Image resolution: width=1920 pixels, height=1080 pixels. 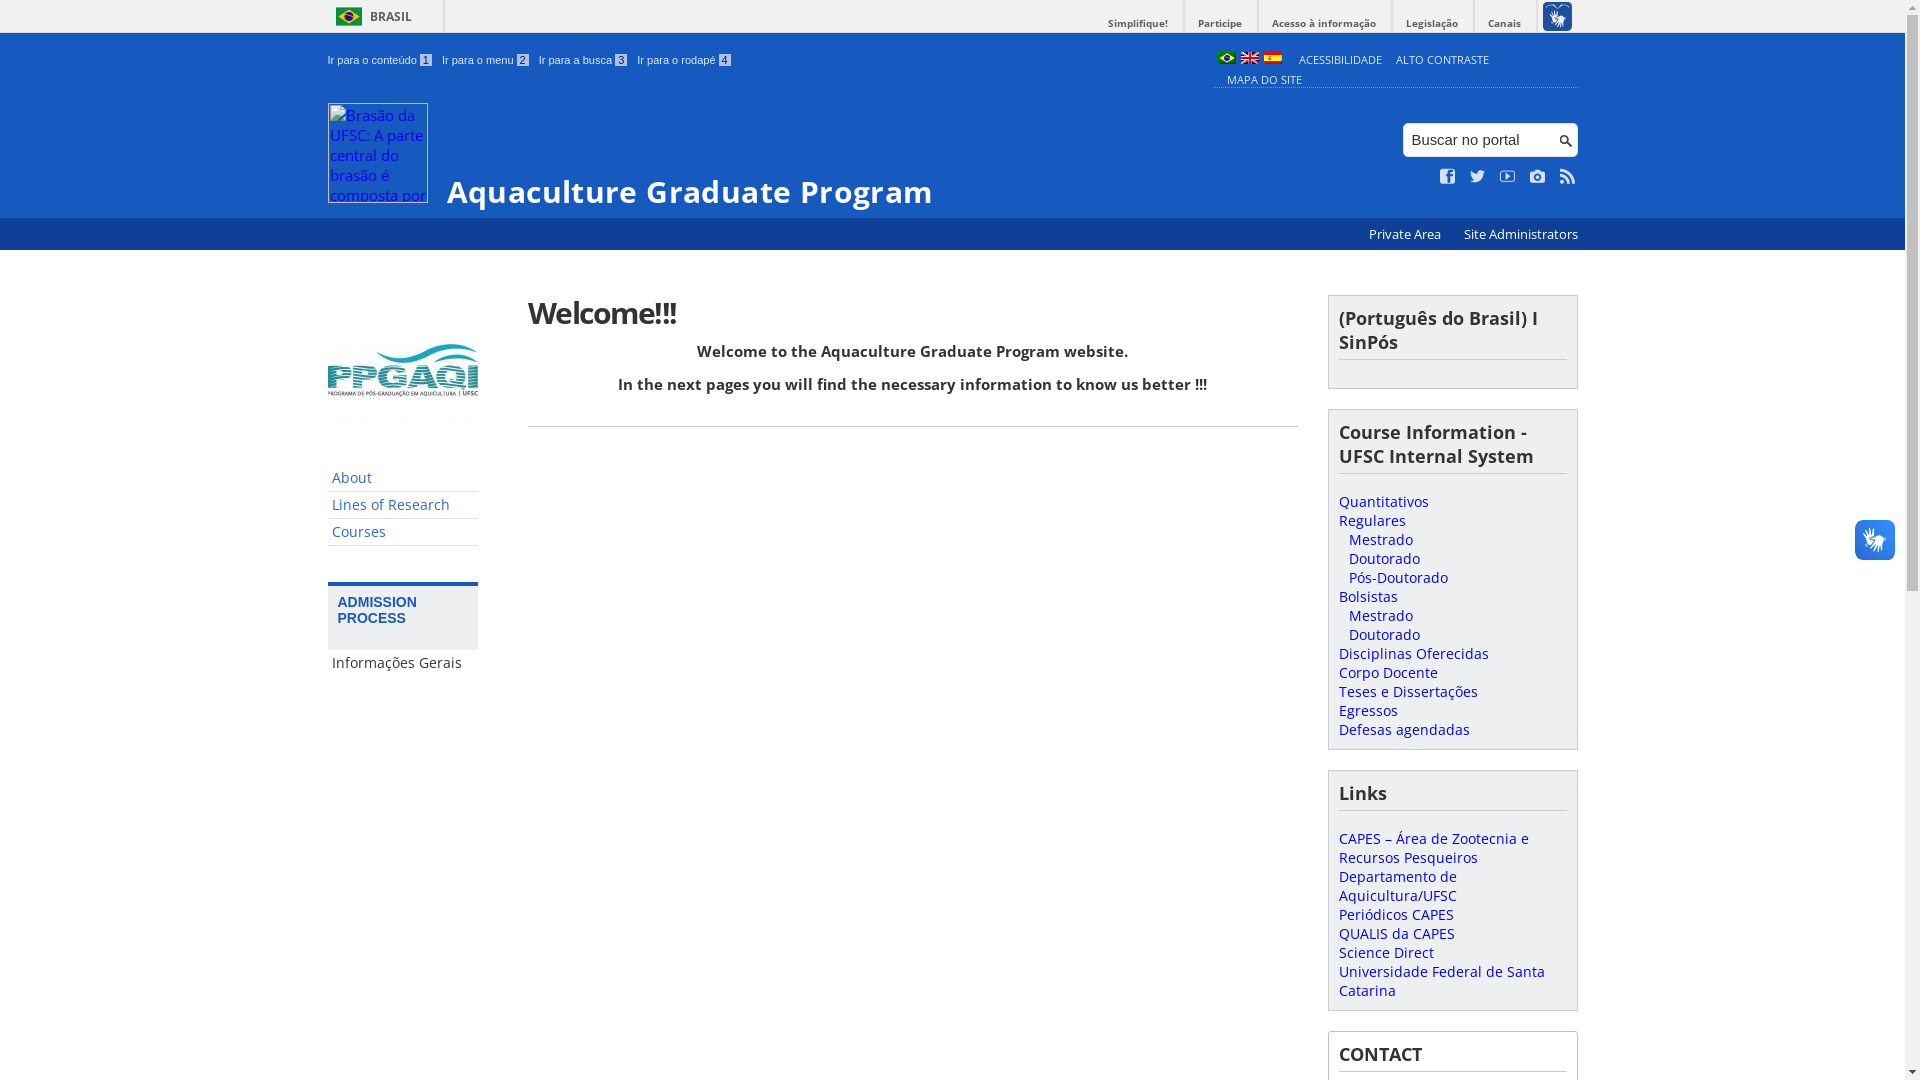 I want to click on 'English (en)', so click(x=1247, y=58).